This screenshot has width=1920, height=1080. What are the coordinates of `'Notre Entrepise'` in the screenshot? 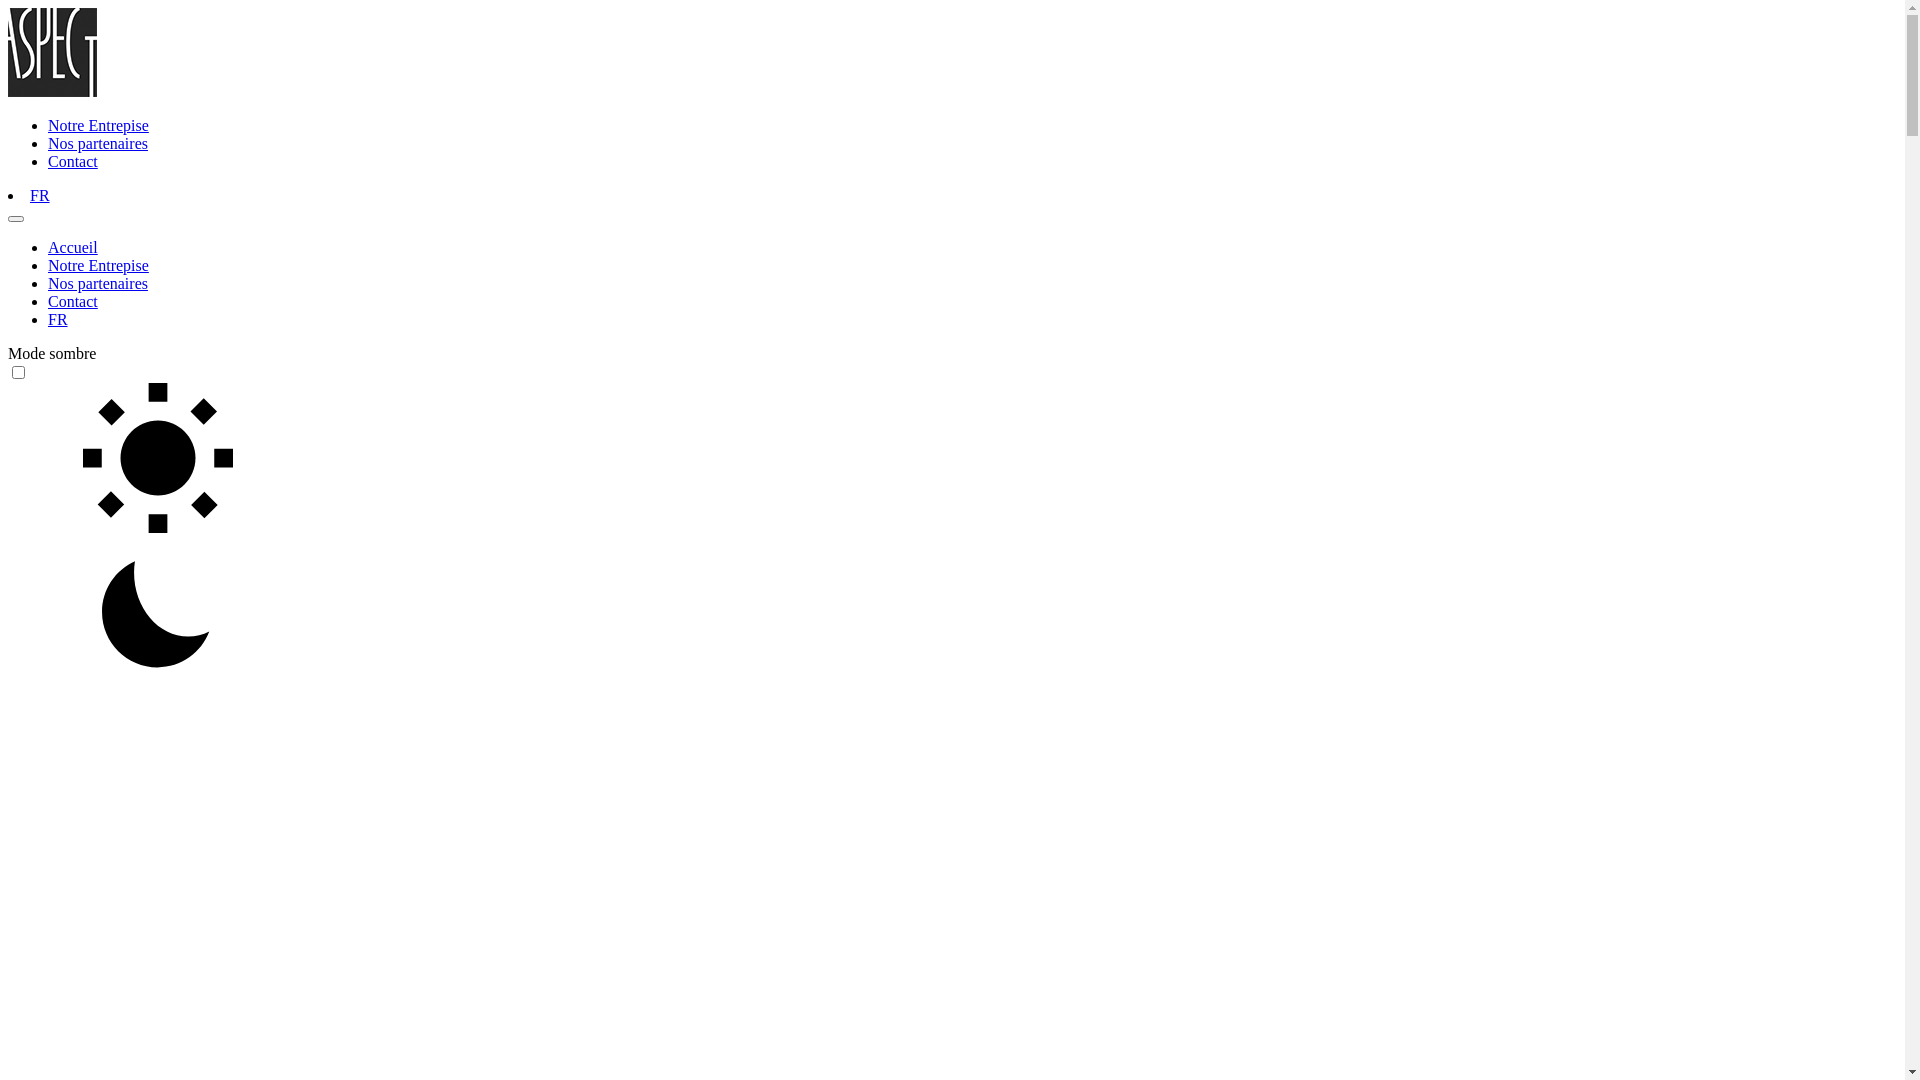 It's located at (97, 125).